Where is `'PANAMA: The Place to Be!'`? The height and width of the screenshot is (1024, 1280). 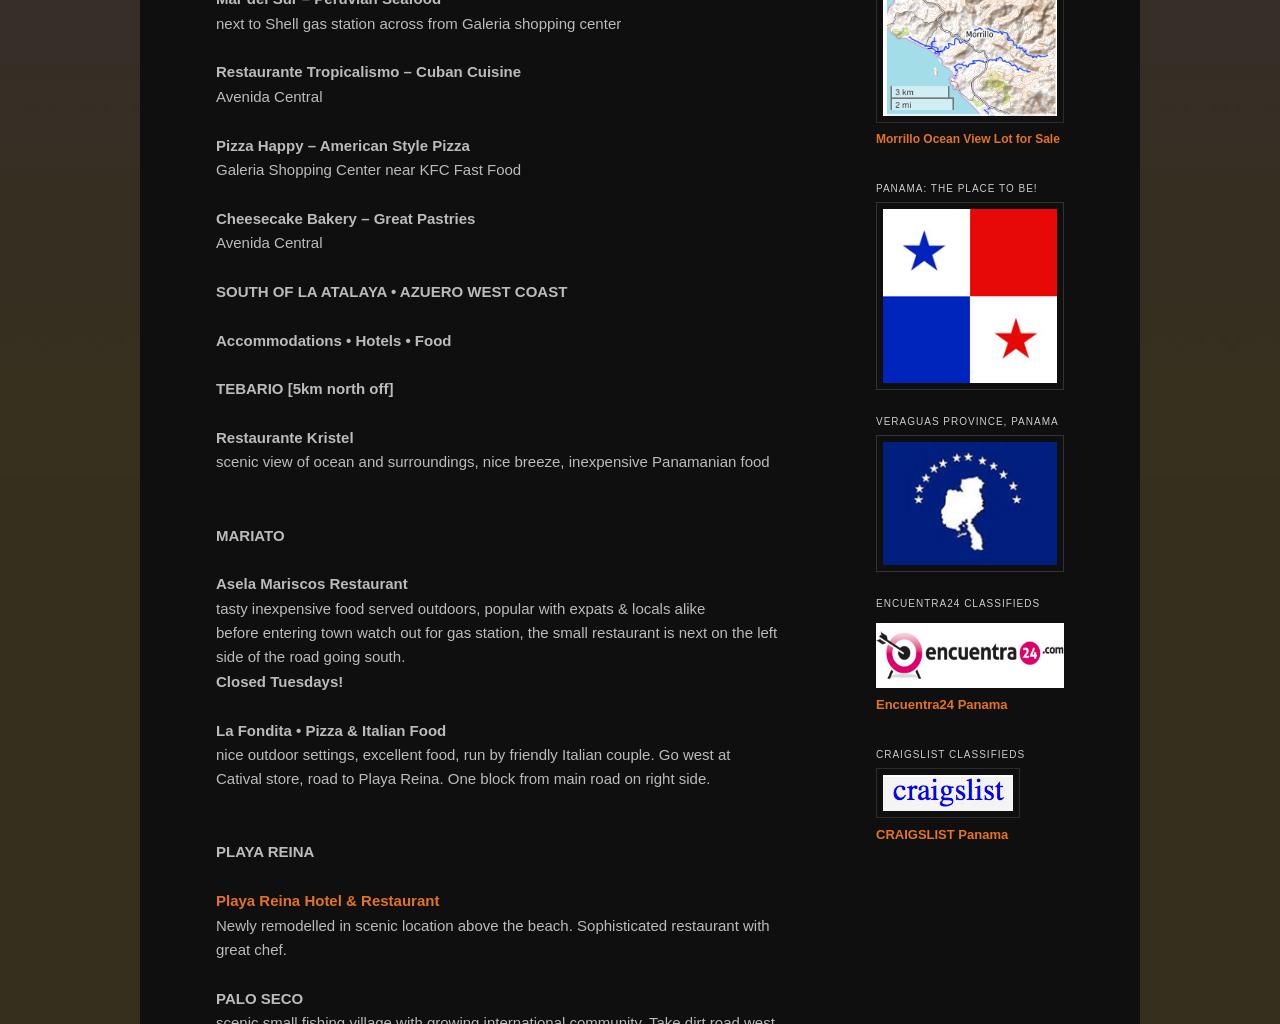 'PANAMA: The Place to Be!' is located at coordinates (955, 187).